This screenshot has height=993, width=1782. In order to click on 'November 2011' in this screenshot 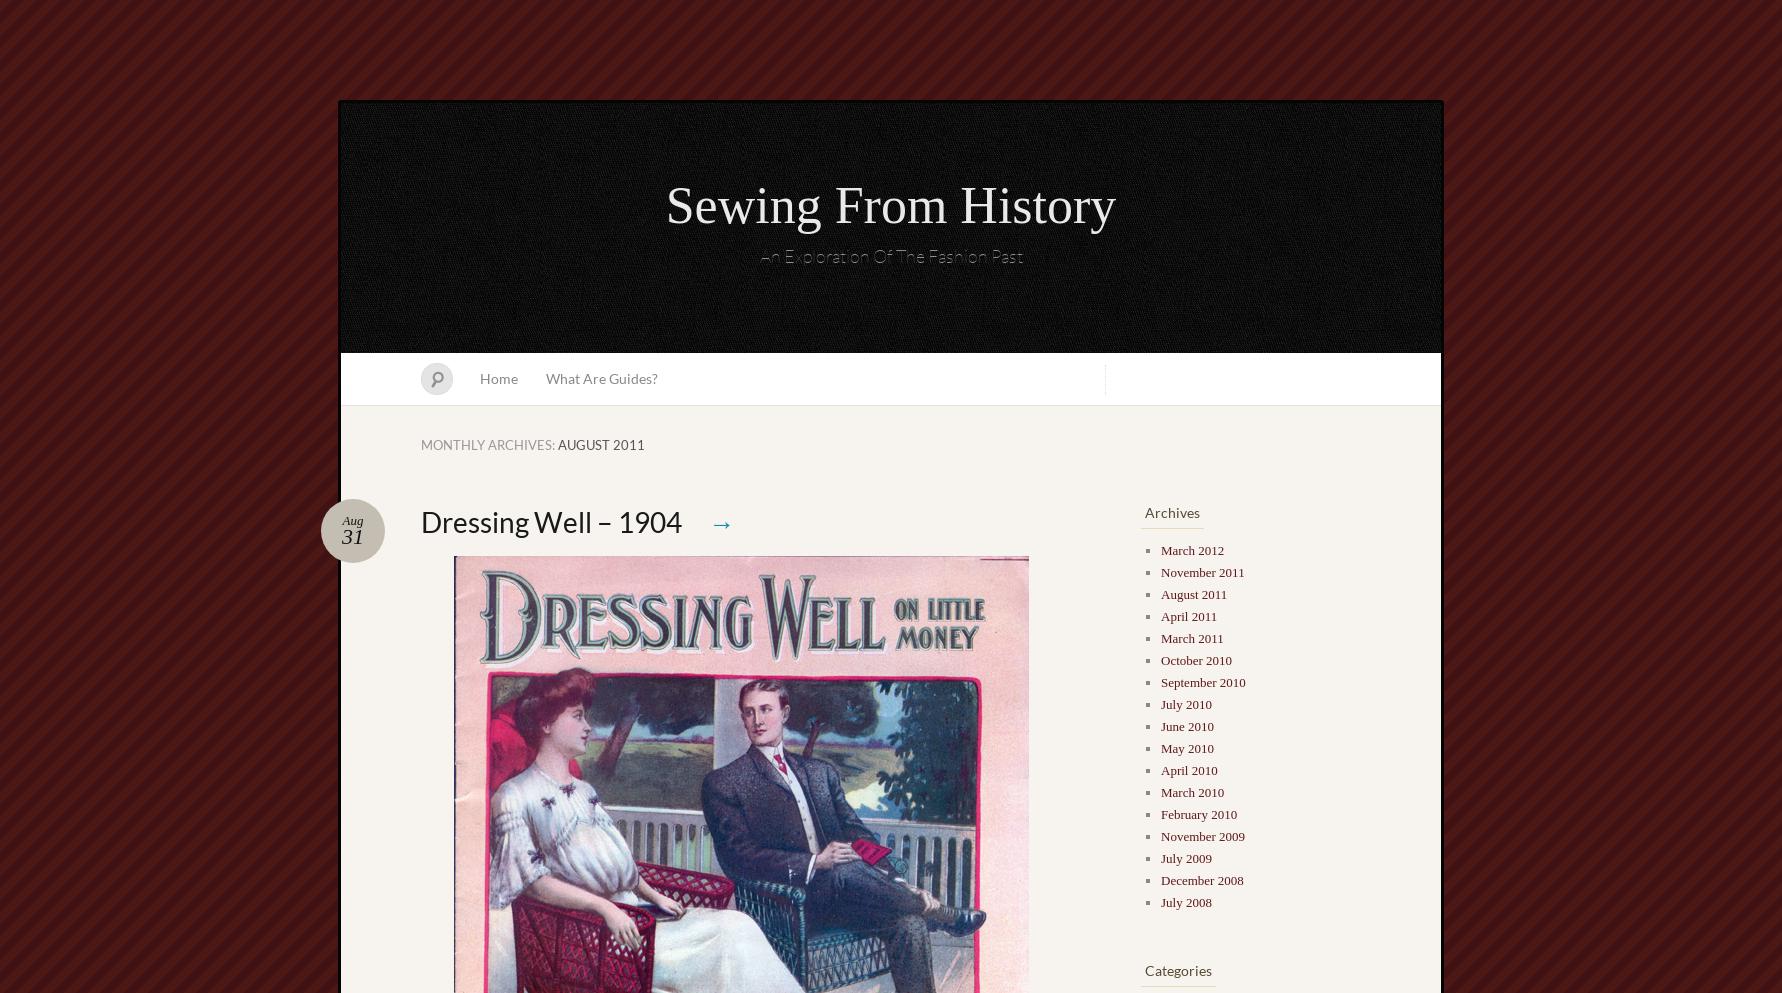, I will do `click(1159, 571)`.